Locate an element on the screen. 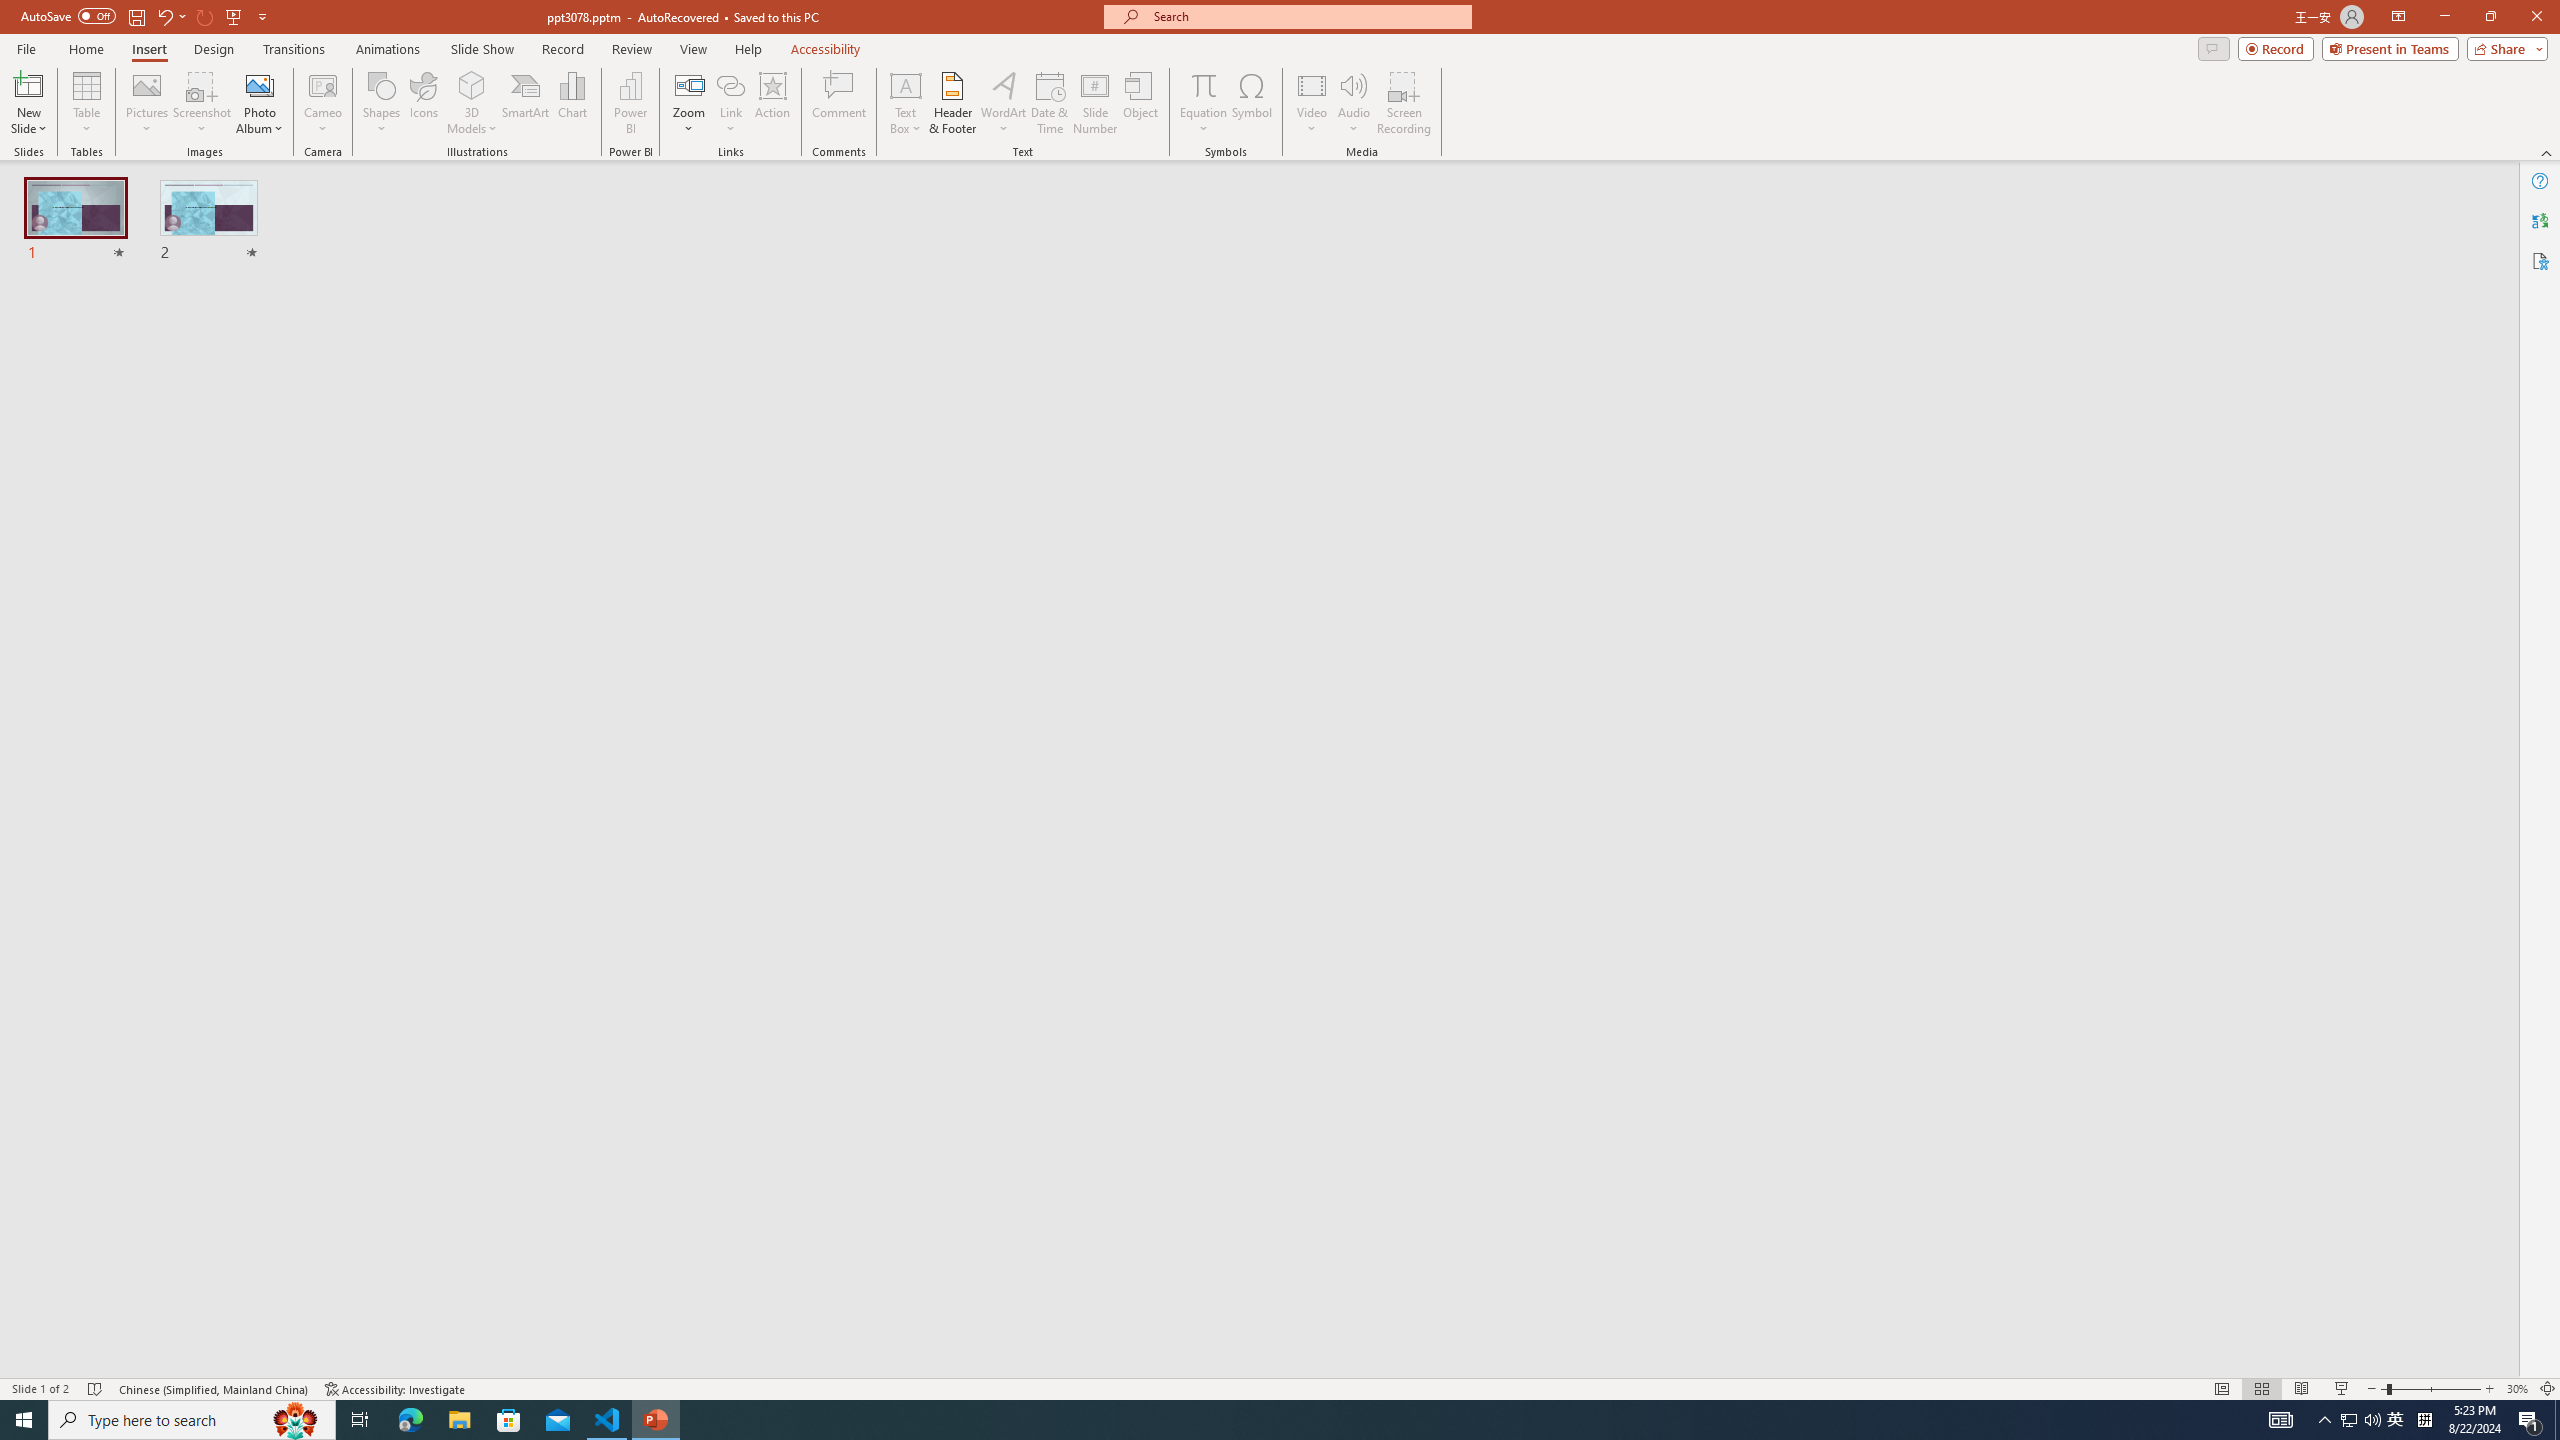  'Chart...' is located at coordinates (572, 103).